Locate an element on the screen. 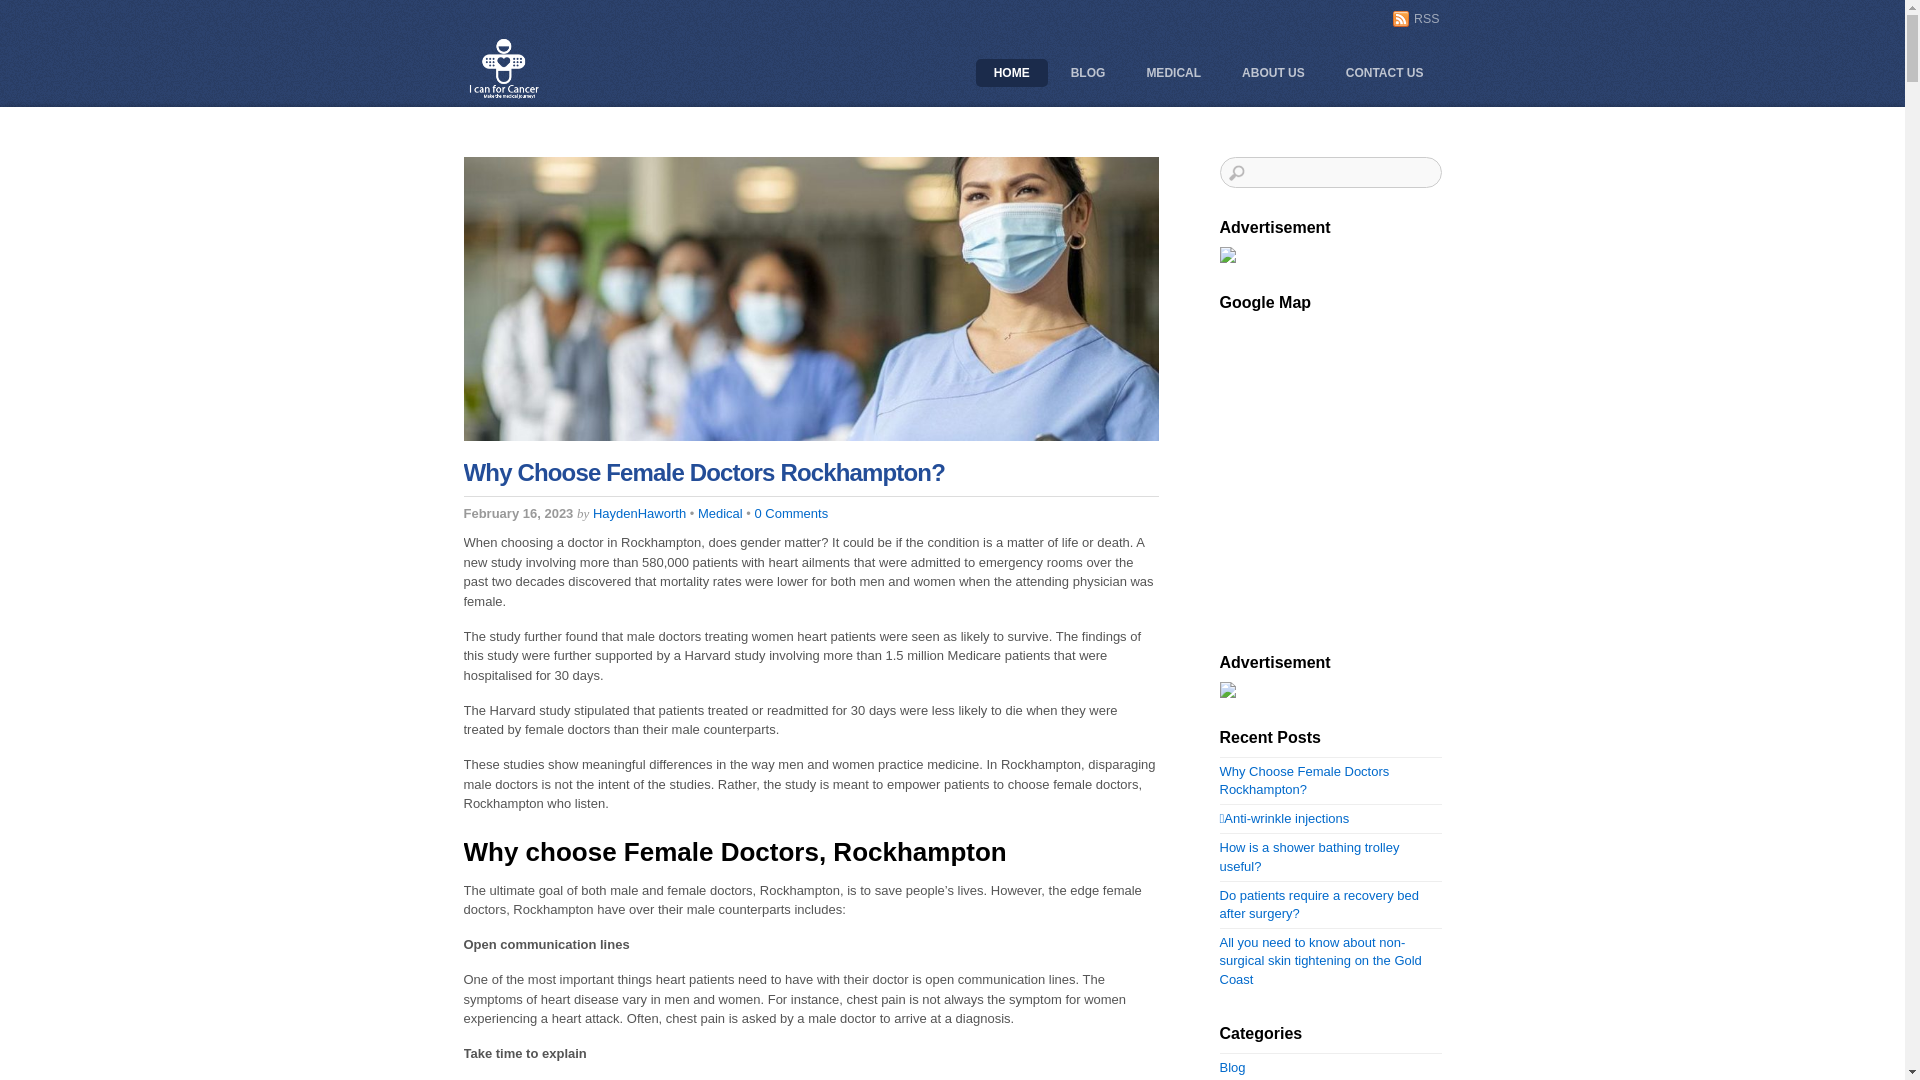 The width and height of the screenshot is (1920, 1080). 'Why Choose Female Doctors Rockhampton?' is located at coordinates (704, 472).